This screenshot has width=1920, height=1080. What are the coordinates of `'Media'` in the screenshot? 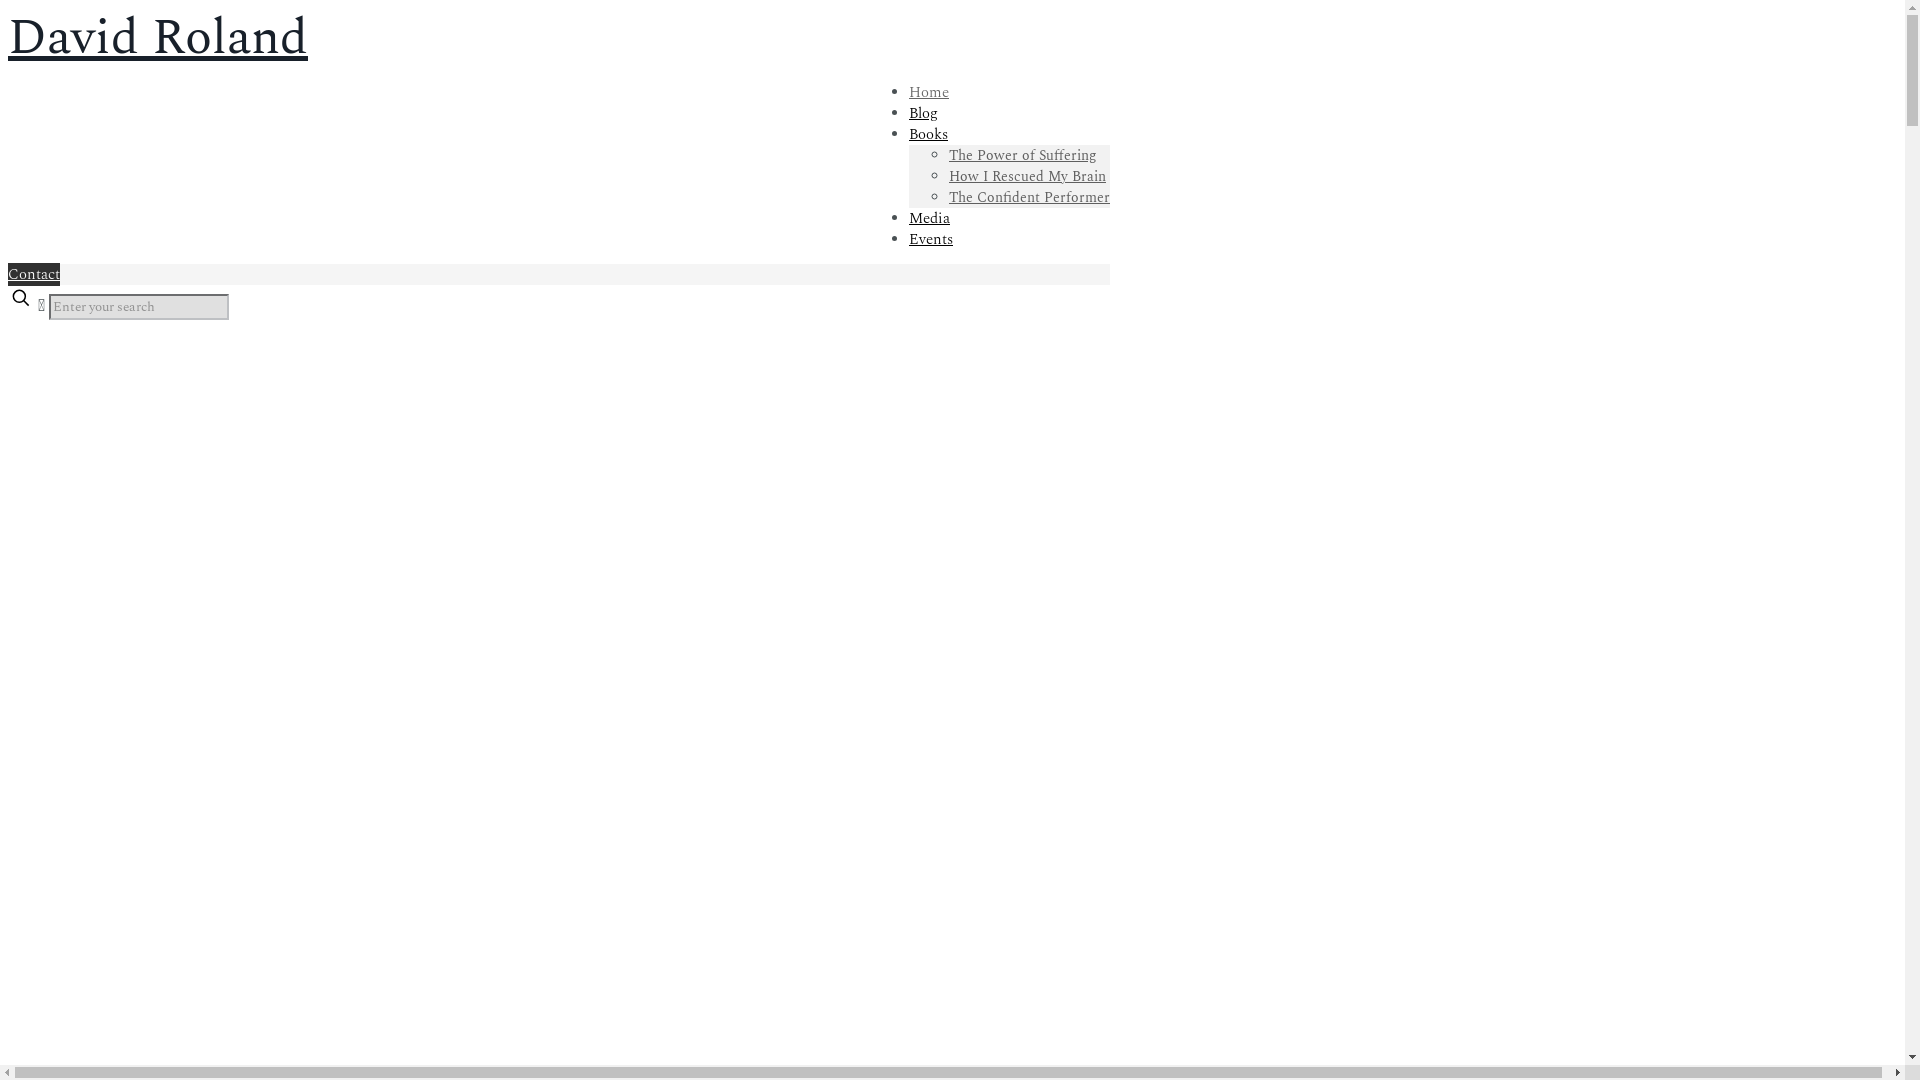 It's located at (907, 218).